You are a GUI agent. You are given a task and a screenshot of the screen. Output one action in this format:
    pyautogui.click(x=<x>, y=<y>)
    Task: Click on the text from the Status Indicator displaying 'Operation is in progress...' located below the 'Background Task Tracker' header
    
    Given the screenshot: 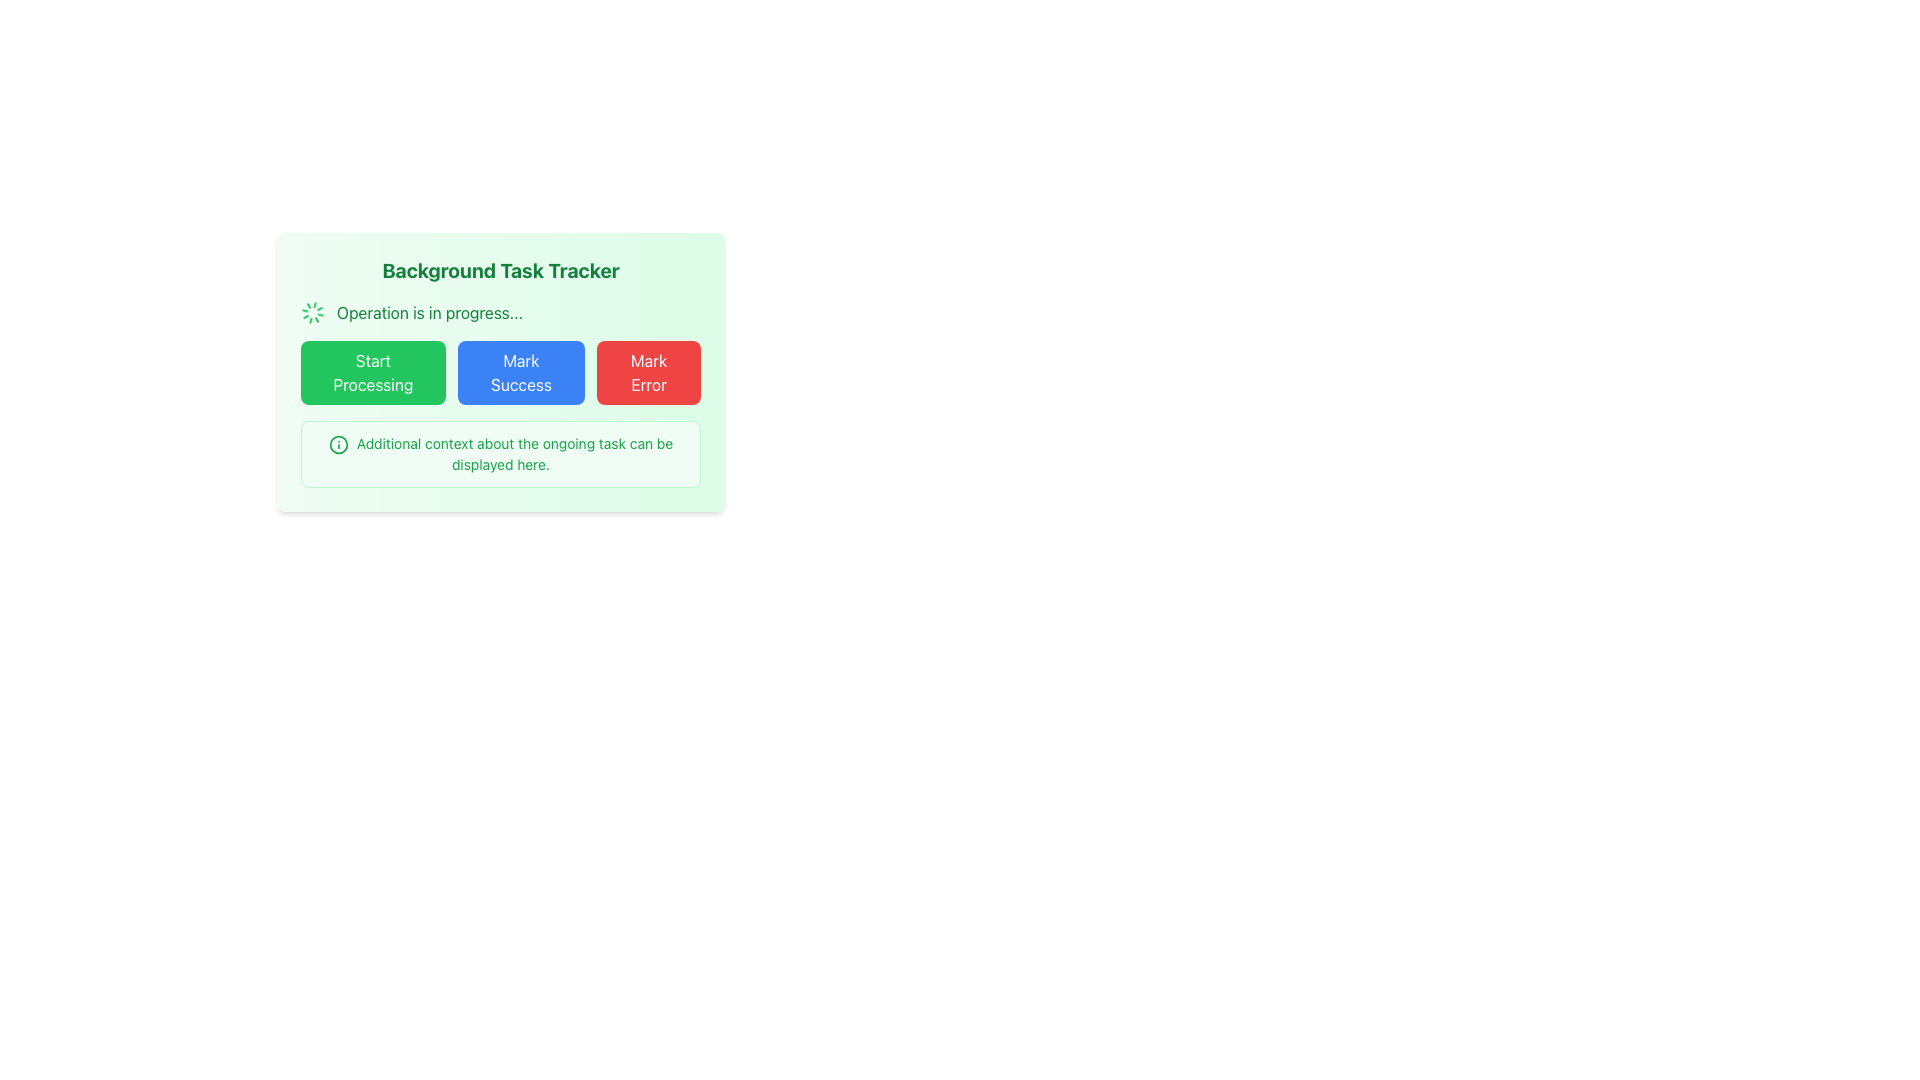 What is the action you would take?
    pyautogui.click(x=500, y=312)
    